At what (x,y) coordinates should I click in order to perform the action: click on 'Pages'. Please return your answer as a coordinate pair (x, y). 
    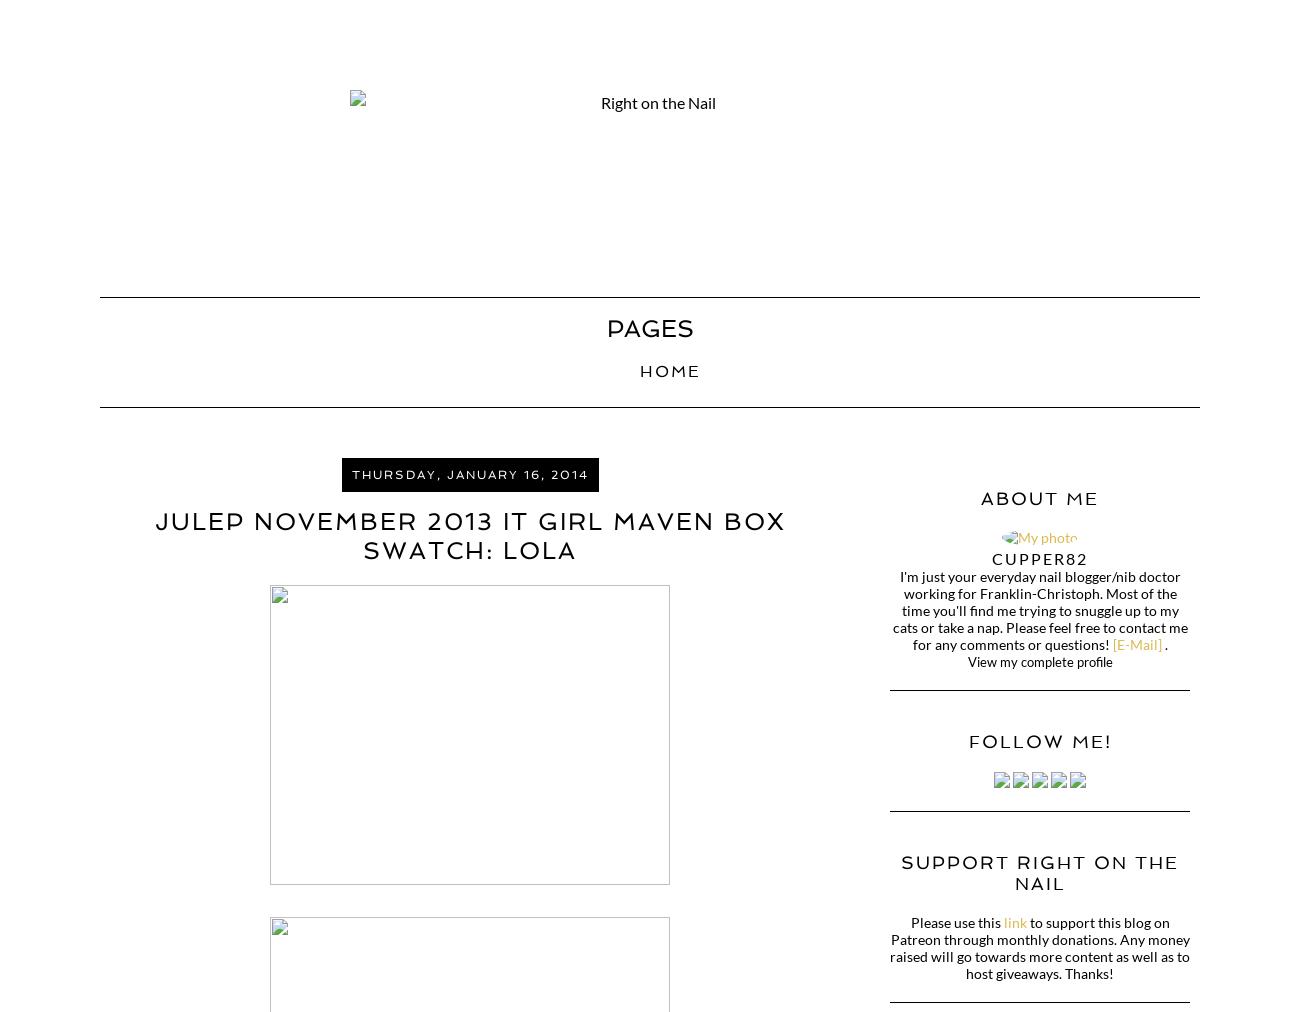
    Looking at the image, I should click on (649, 327).